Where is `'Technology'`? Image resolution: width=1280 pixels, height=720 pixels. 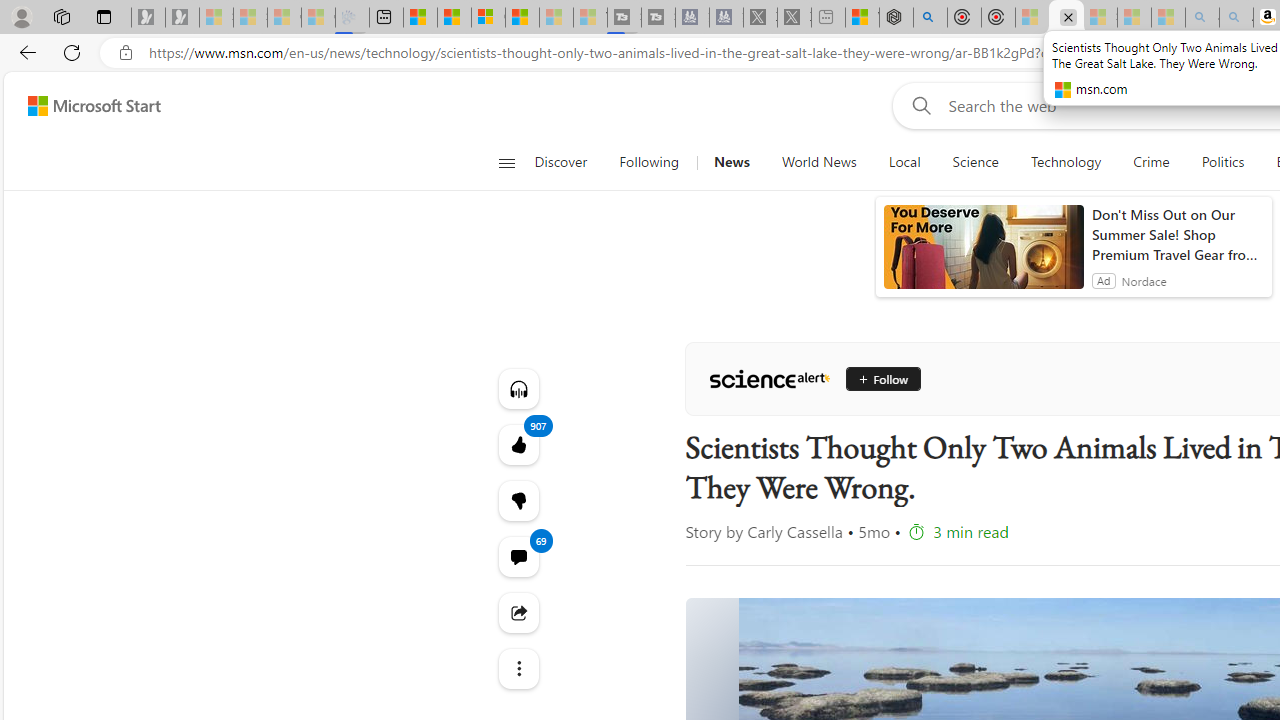
'Technology' is located at coordinates (1065, 162).